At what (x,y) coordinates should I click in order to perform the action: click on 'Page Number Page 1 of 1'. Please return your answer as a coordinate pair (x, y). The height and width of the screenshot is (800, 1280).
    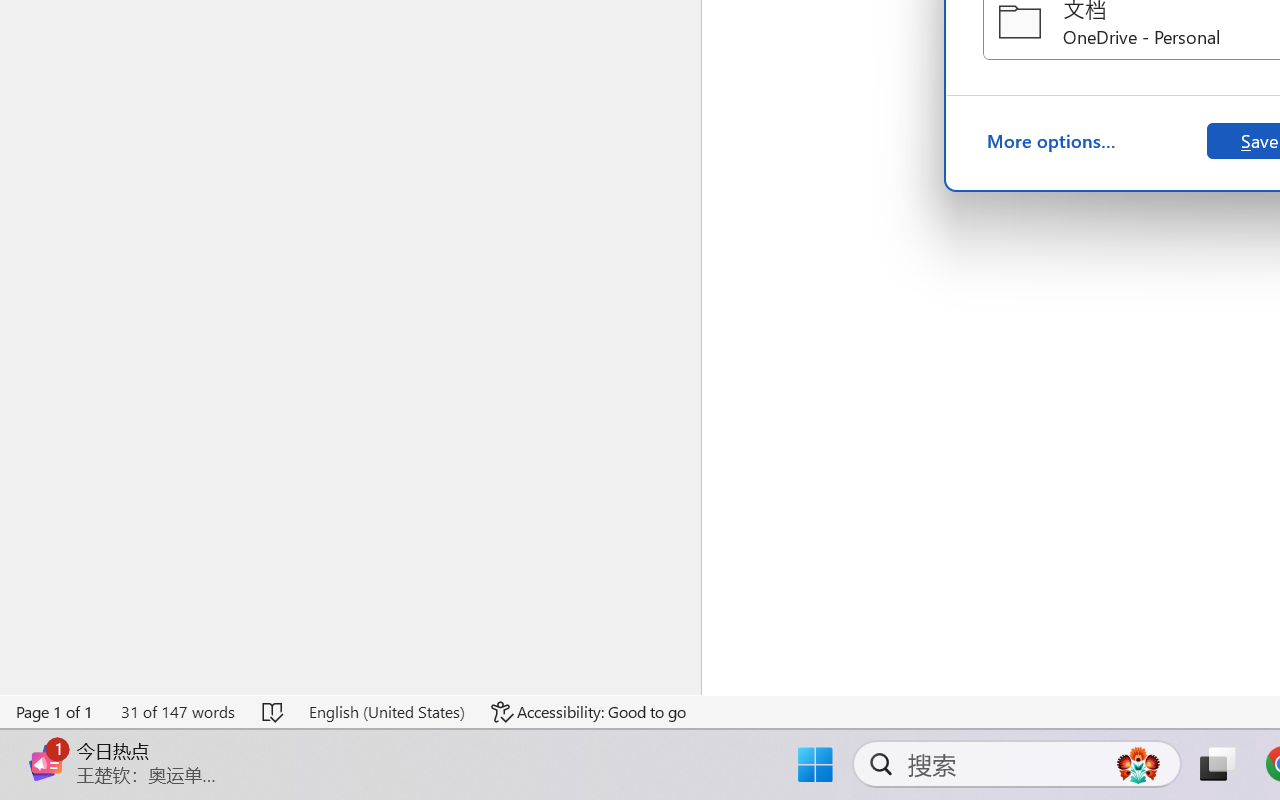
    Looking at the image, I should click on (55, 711).